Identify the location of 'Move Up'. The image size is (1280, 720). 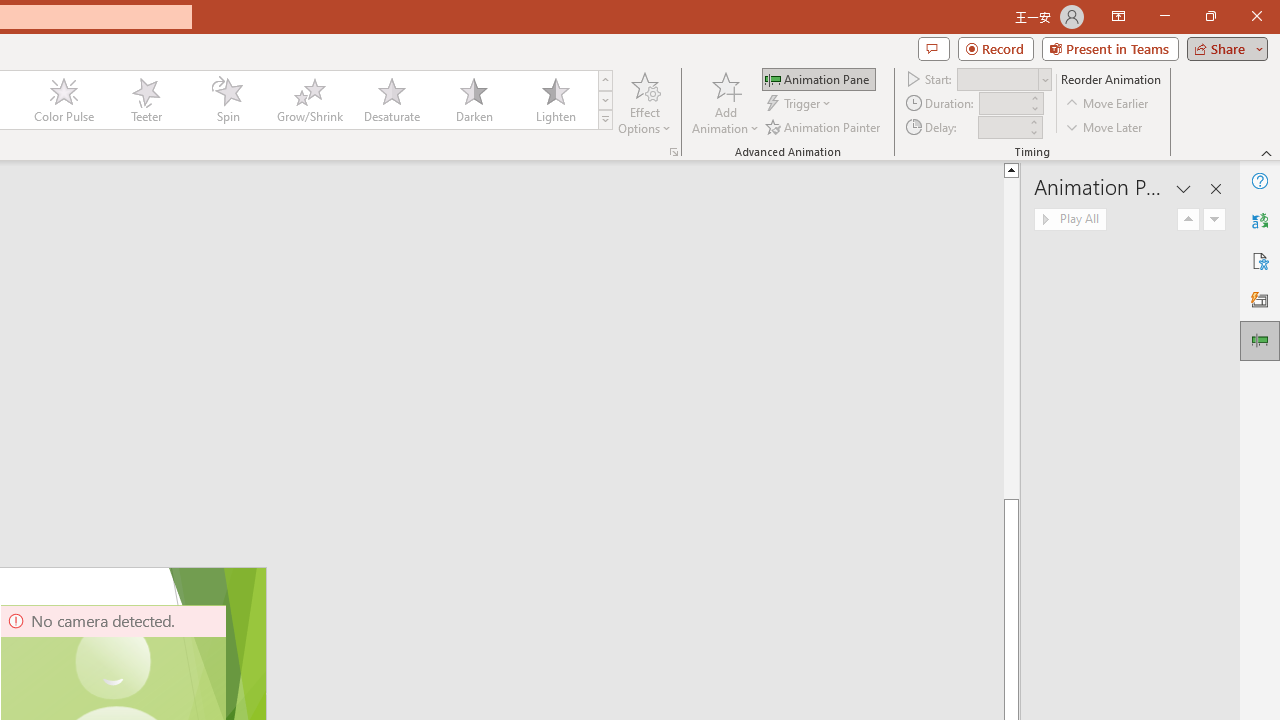
(1189, 219).